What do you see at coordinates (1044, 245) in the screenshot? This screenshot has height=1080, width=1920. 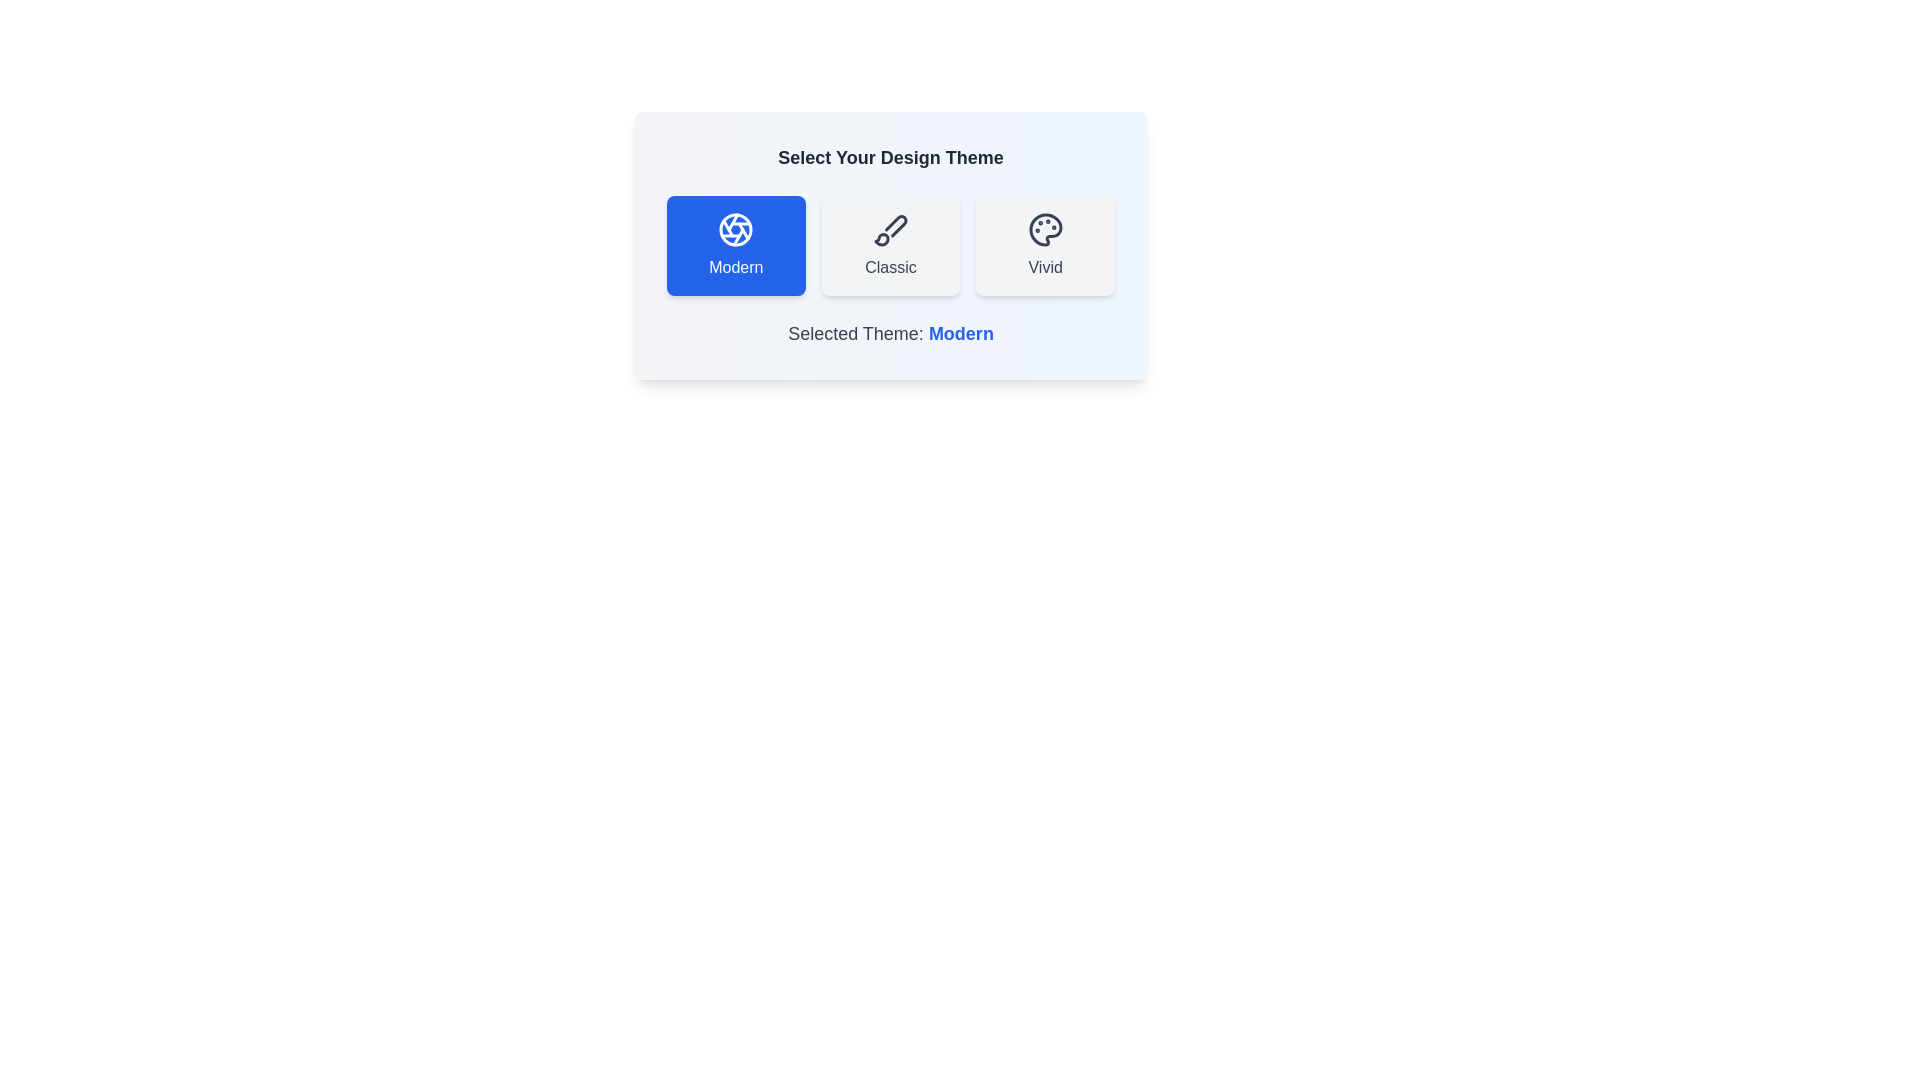 I see `the theme Vivid by clicking on its corresponding button` at bounding box center [1044, 245].